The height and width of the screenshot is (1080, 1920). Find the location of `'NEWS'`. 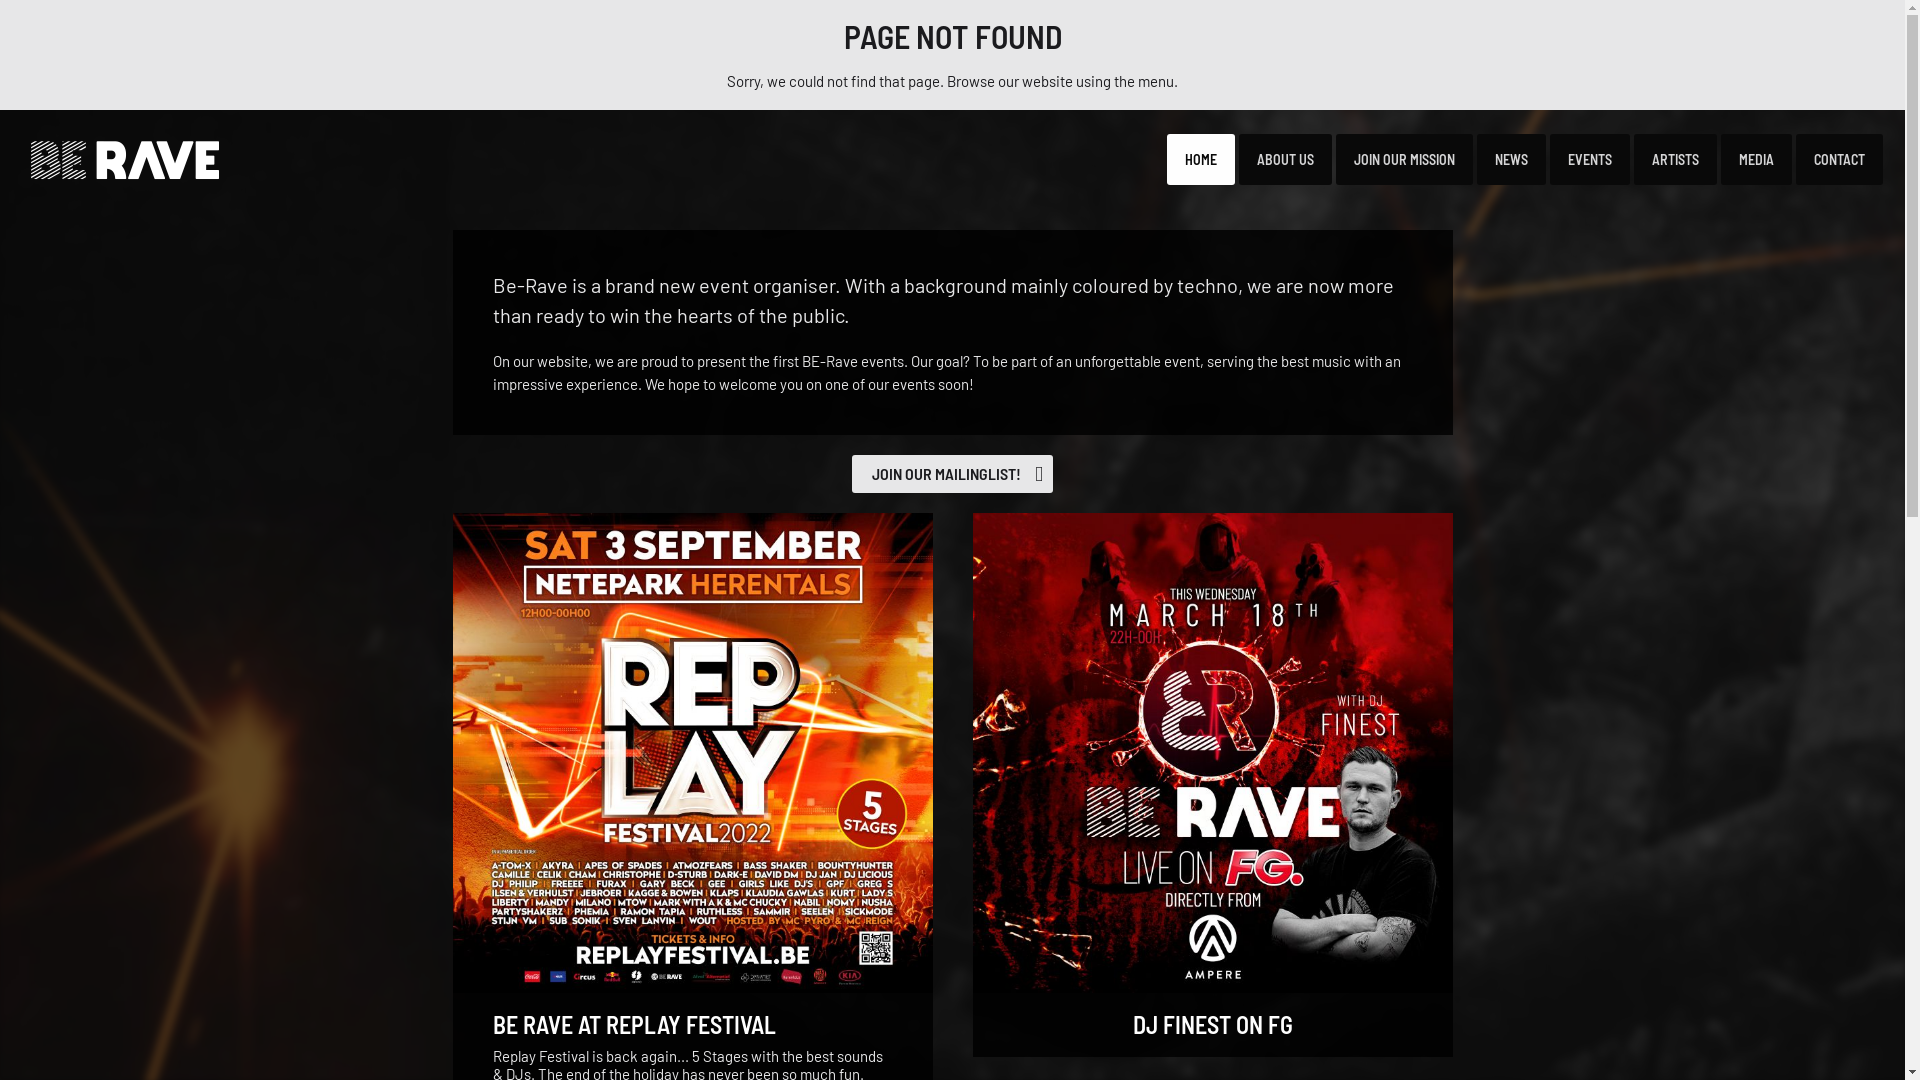

'NEWS' is located at coordinates (1511, 158).